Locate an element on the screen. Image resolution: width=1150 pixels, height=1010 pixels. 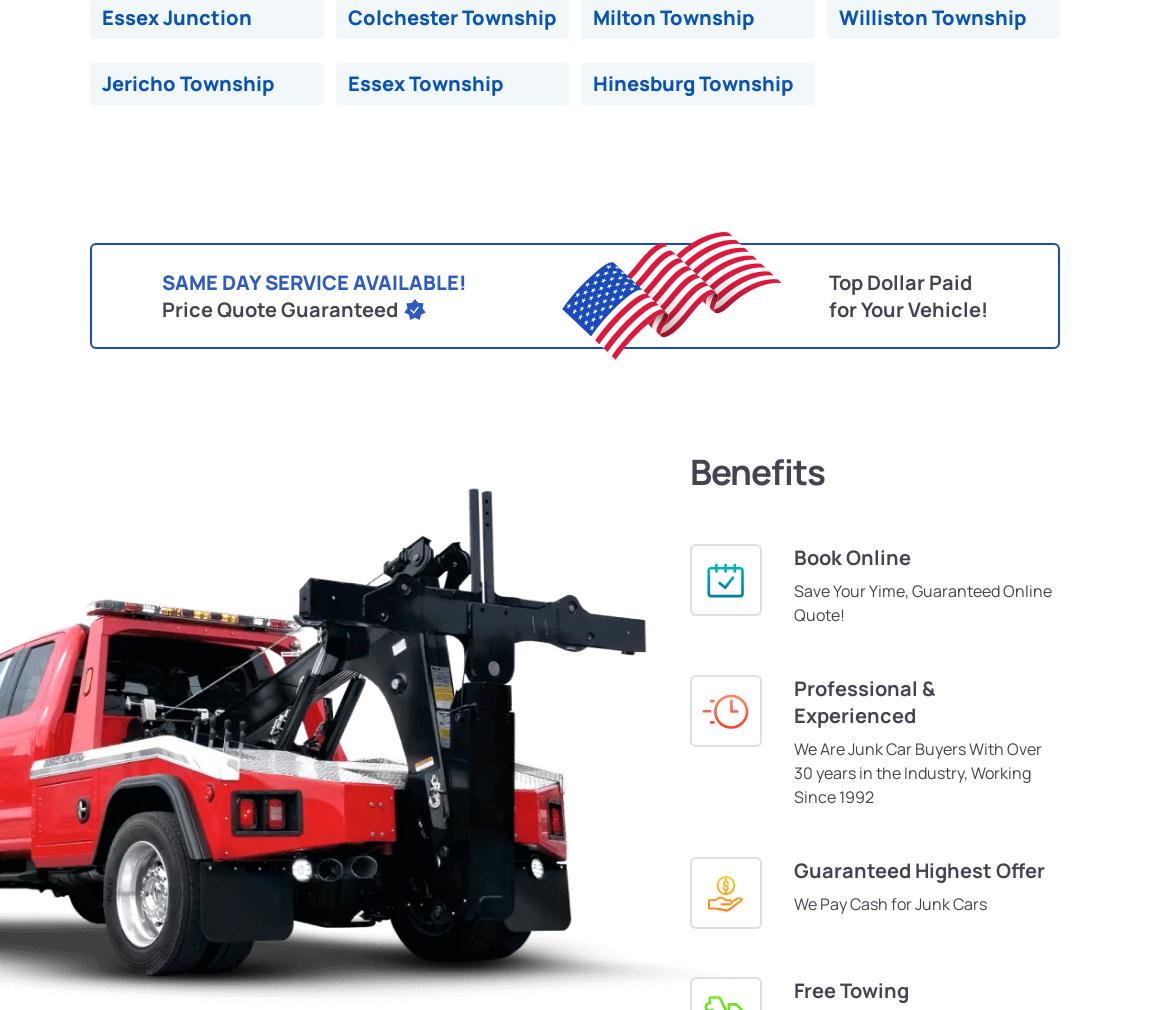
'Book Online' is located at coordinates (851, 556).